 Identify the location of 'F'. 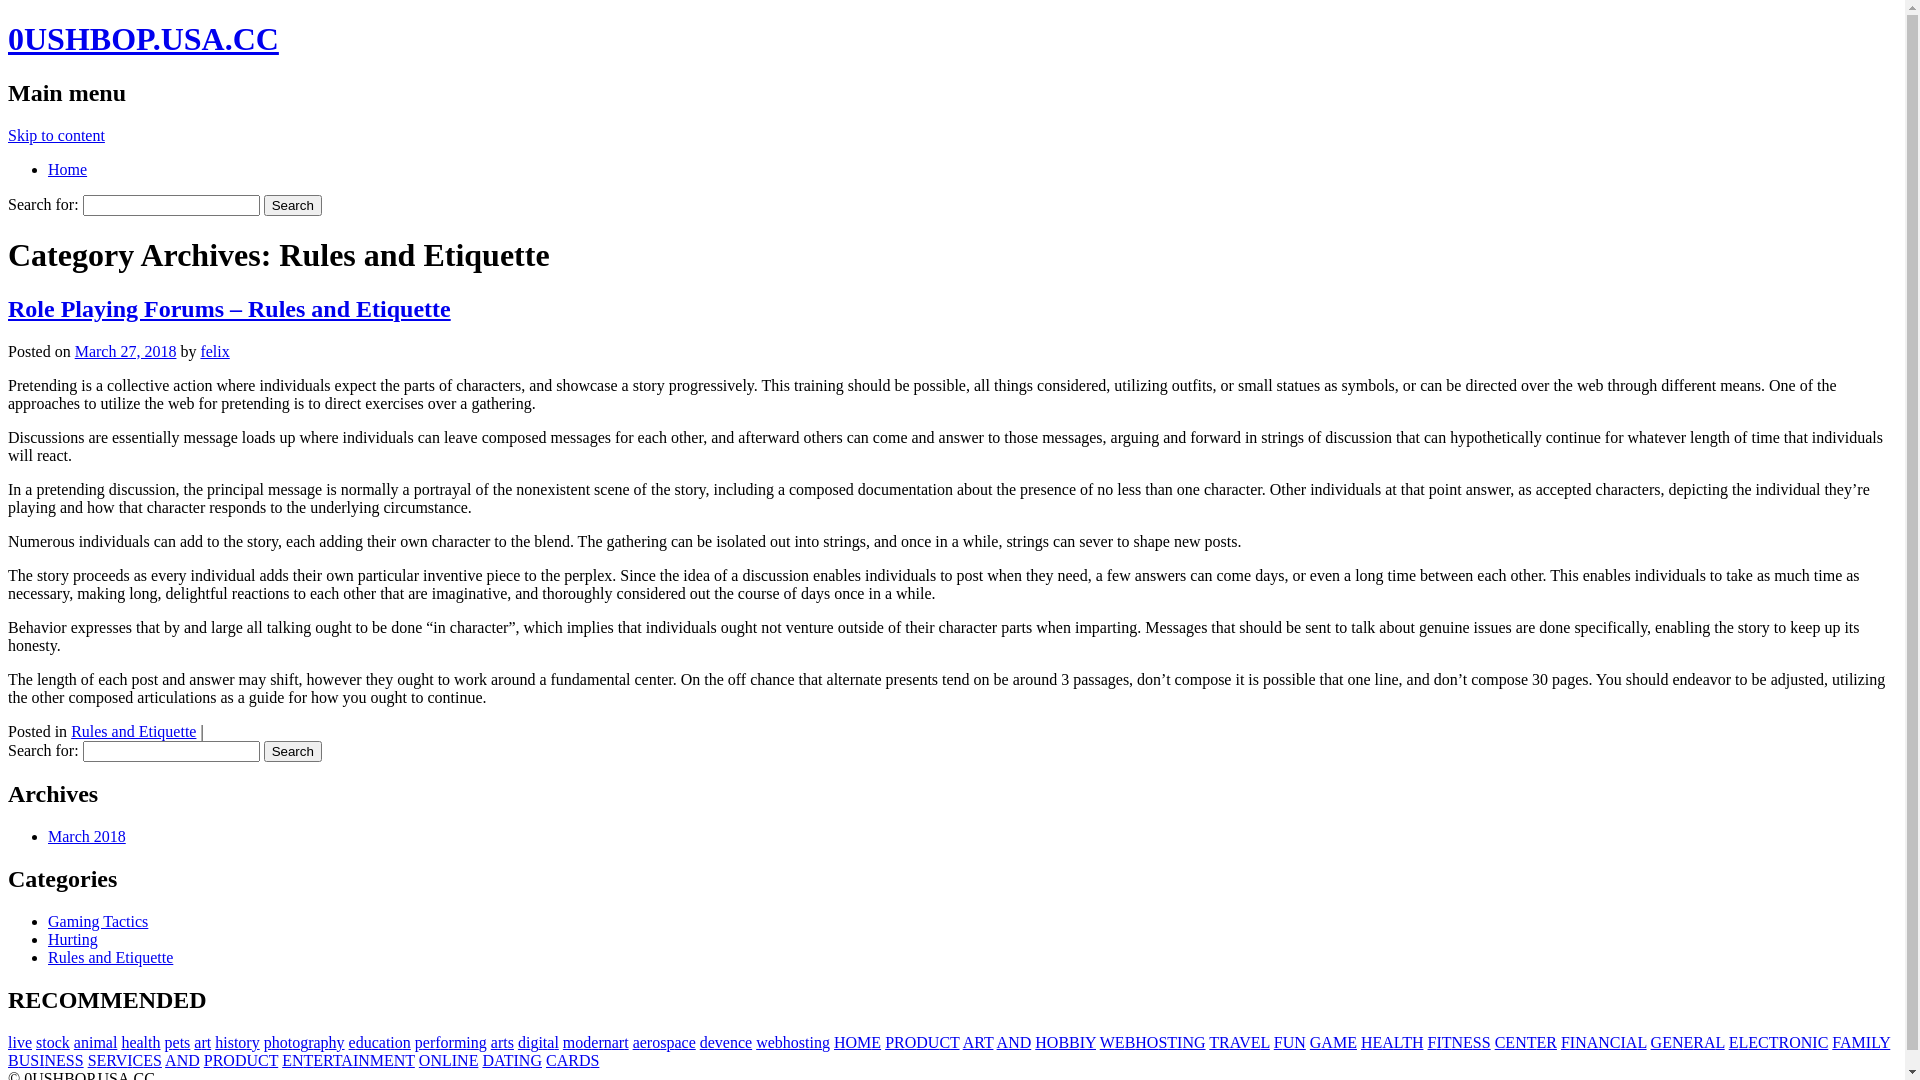
(1277, 1041).